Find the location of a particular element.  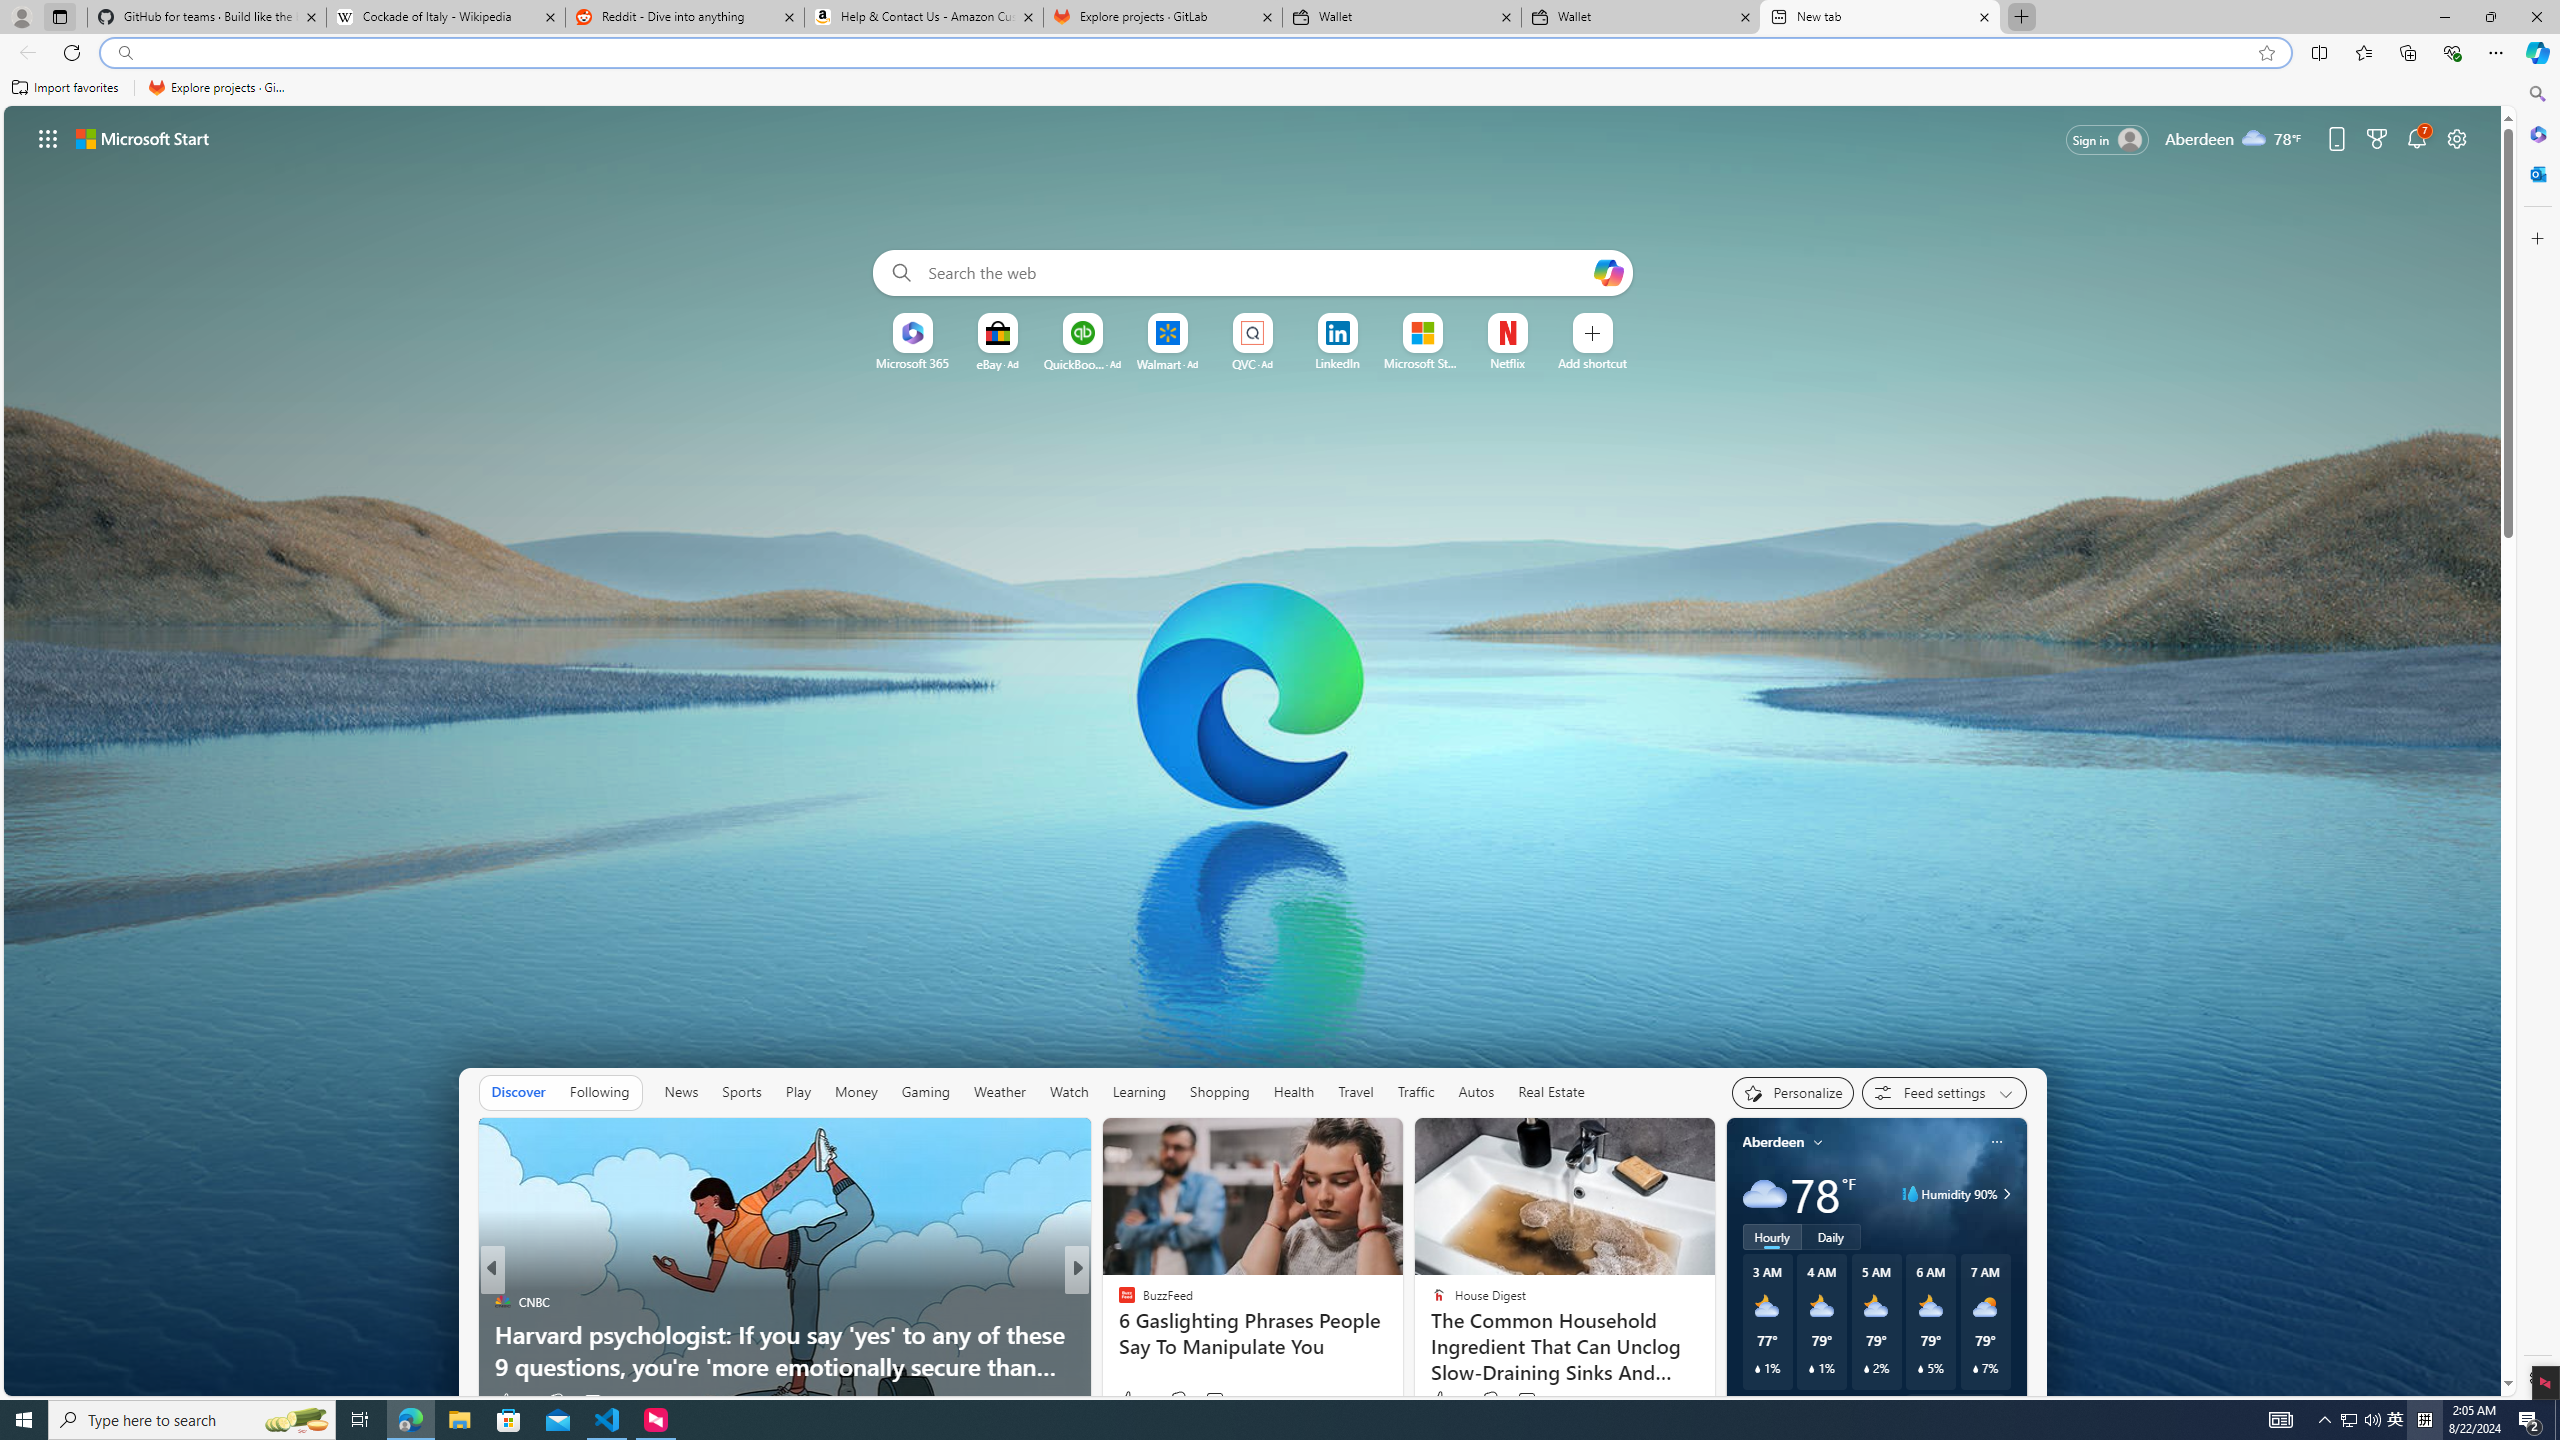

'Vox.com' is located at coordinates (1117, 1302).